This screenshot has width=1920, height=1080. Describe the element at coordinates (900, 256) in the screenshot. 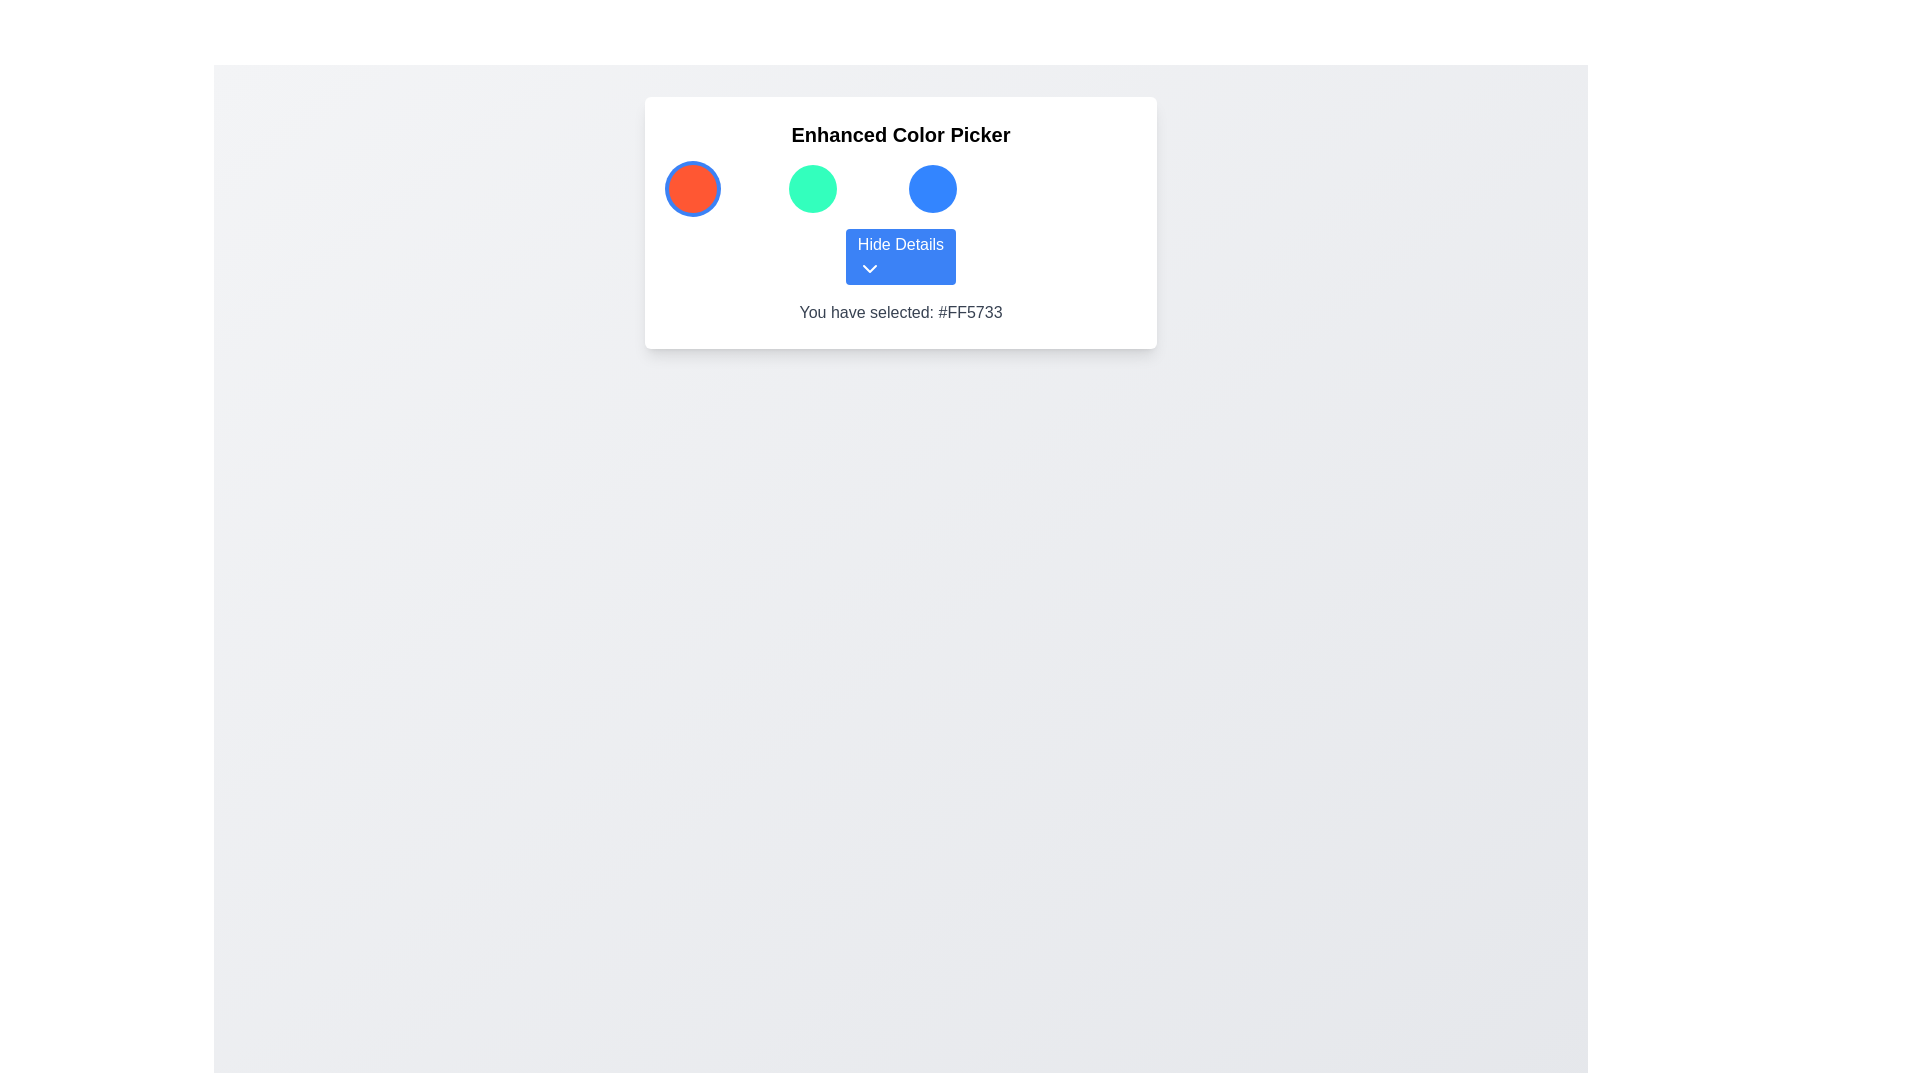

I see `the button located centrally below a row of three circular color indicators within the color picker interface` at that location.